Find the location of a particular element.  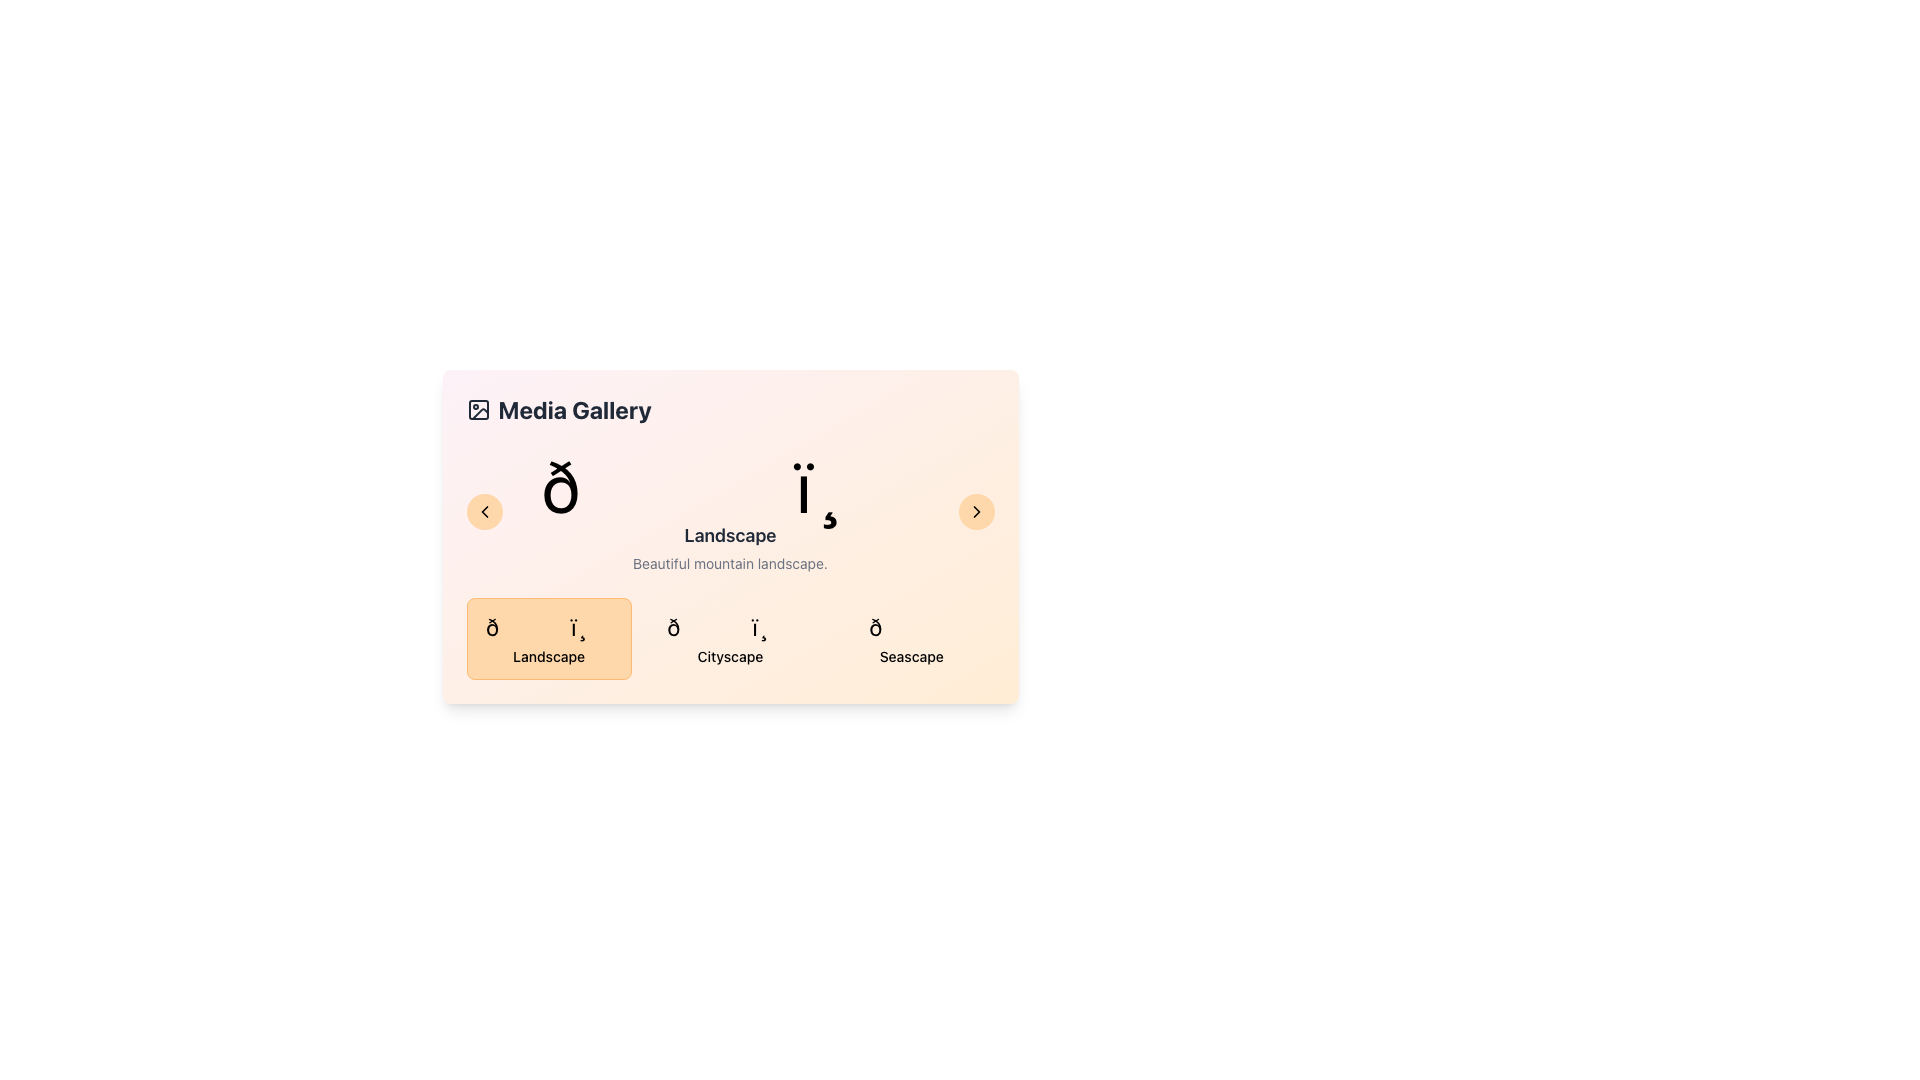

the rectangular button with a light orange background labeled 'Landscape' is located at coordinates (549, 639).